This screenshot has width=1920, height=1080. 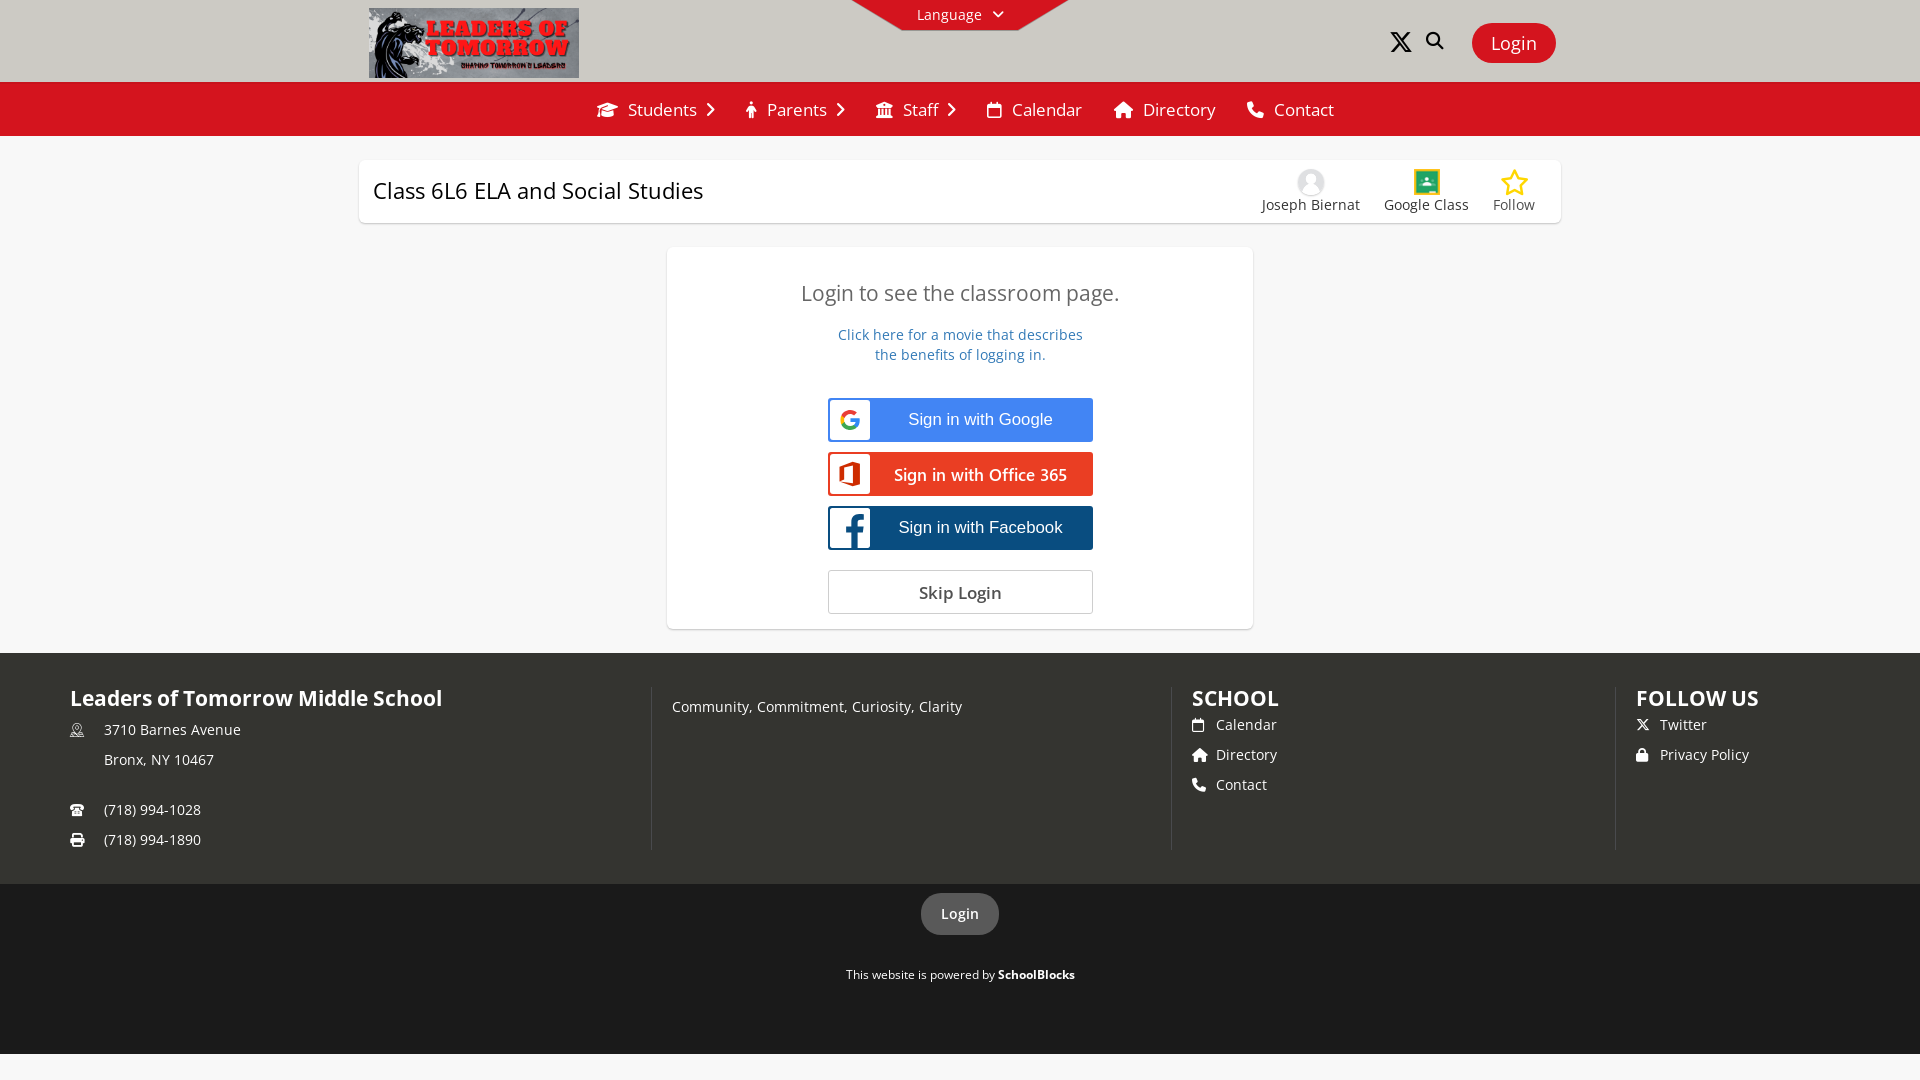 I want to click on 'Follow', so click(x=1513, y=191).